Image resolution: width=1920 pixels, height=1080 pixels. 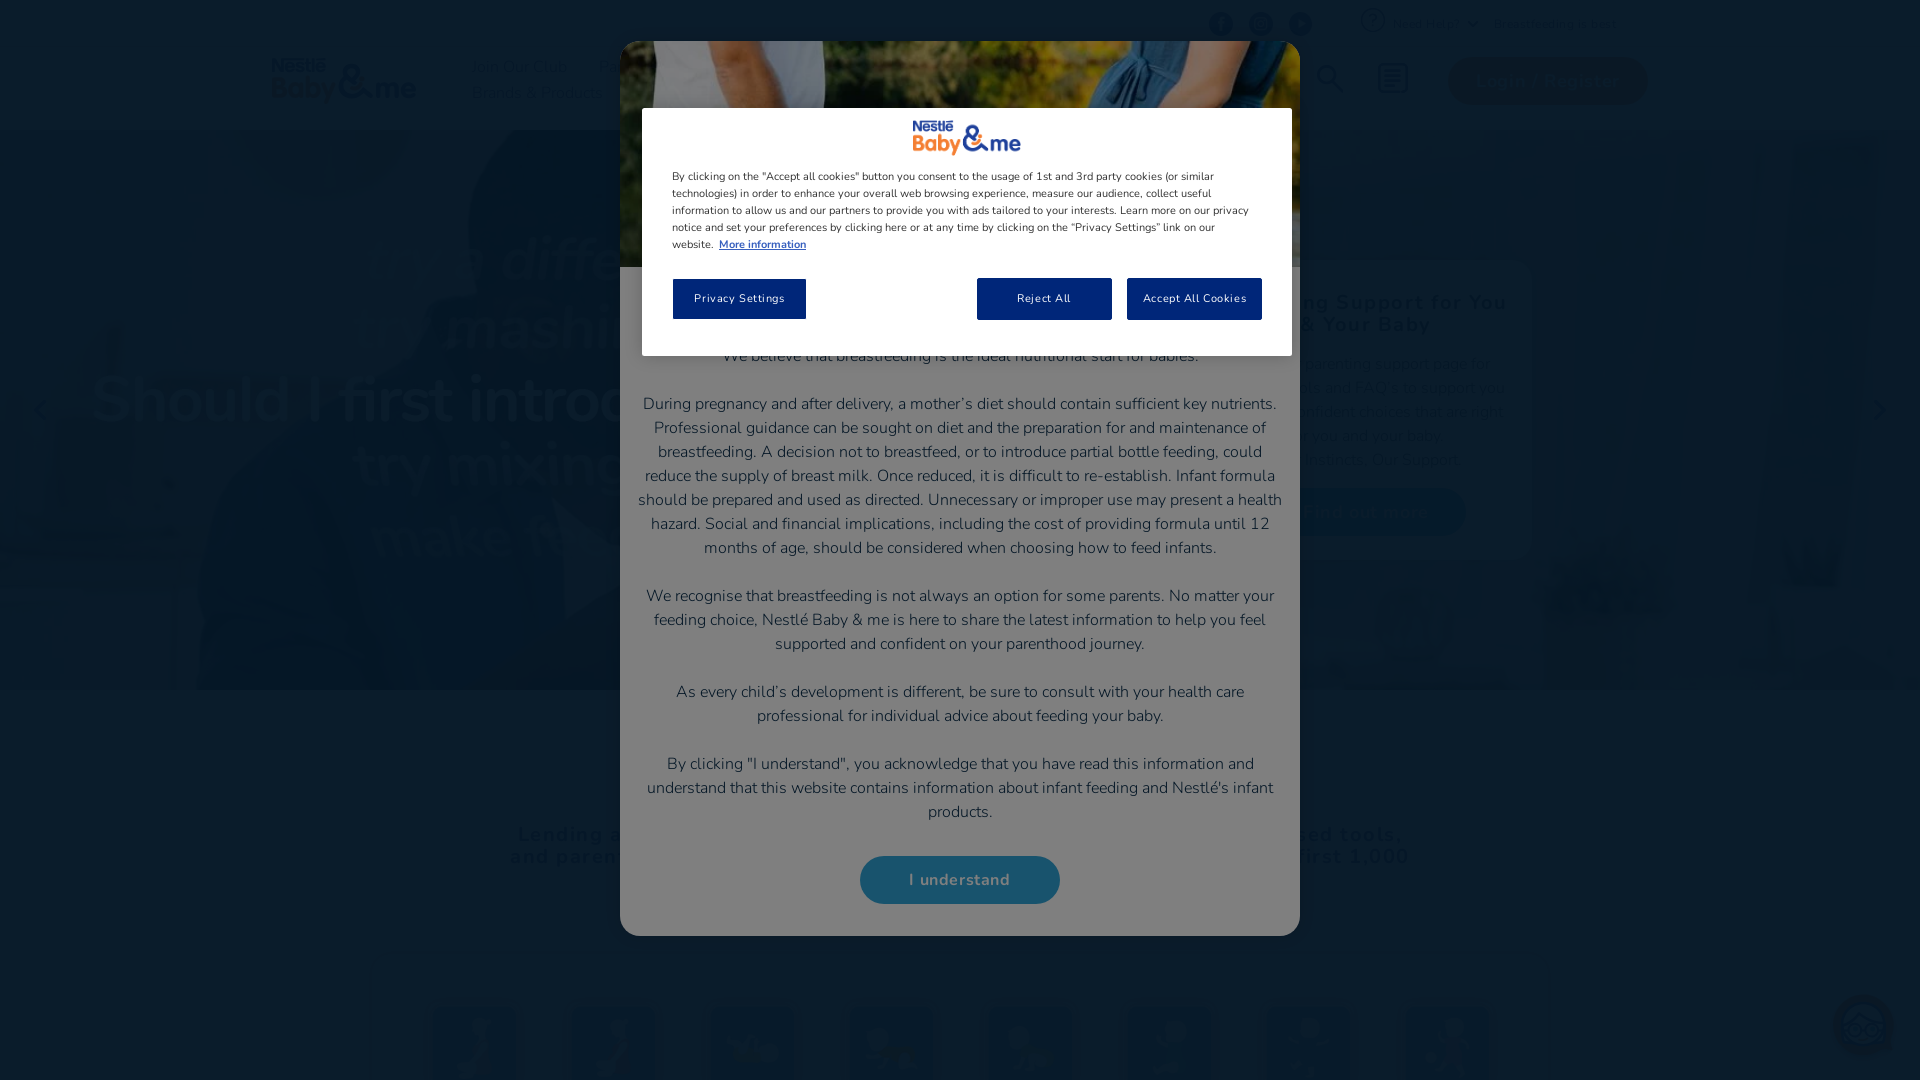 What do you see at coordinates (519, 65) in the screenshot?
I see `'Join Our Club'` at bounding box center [519, 65].